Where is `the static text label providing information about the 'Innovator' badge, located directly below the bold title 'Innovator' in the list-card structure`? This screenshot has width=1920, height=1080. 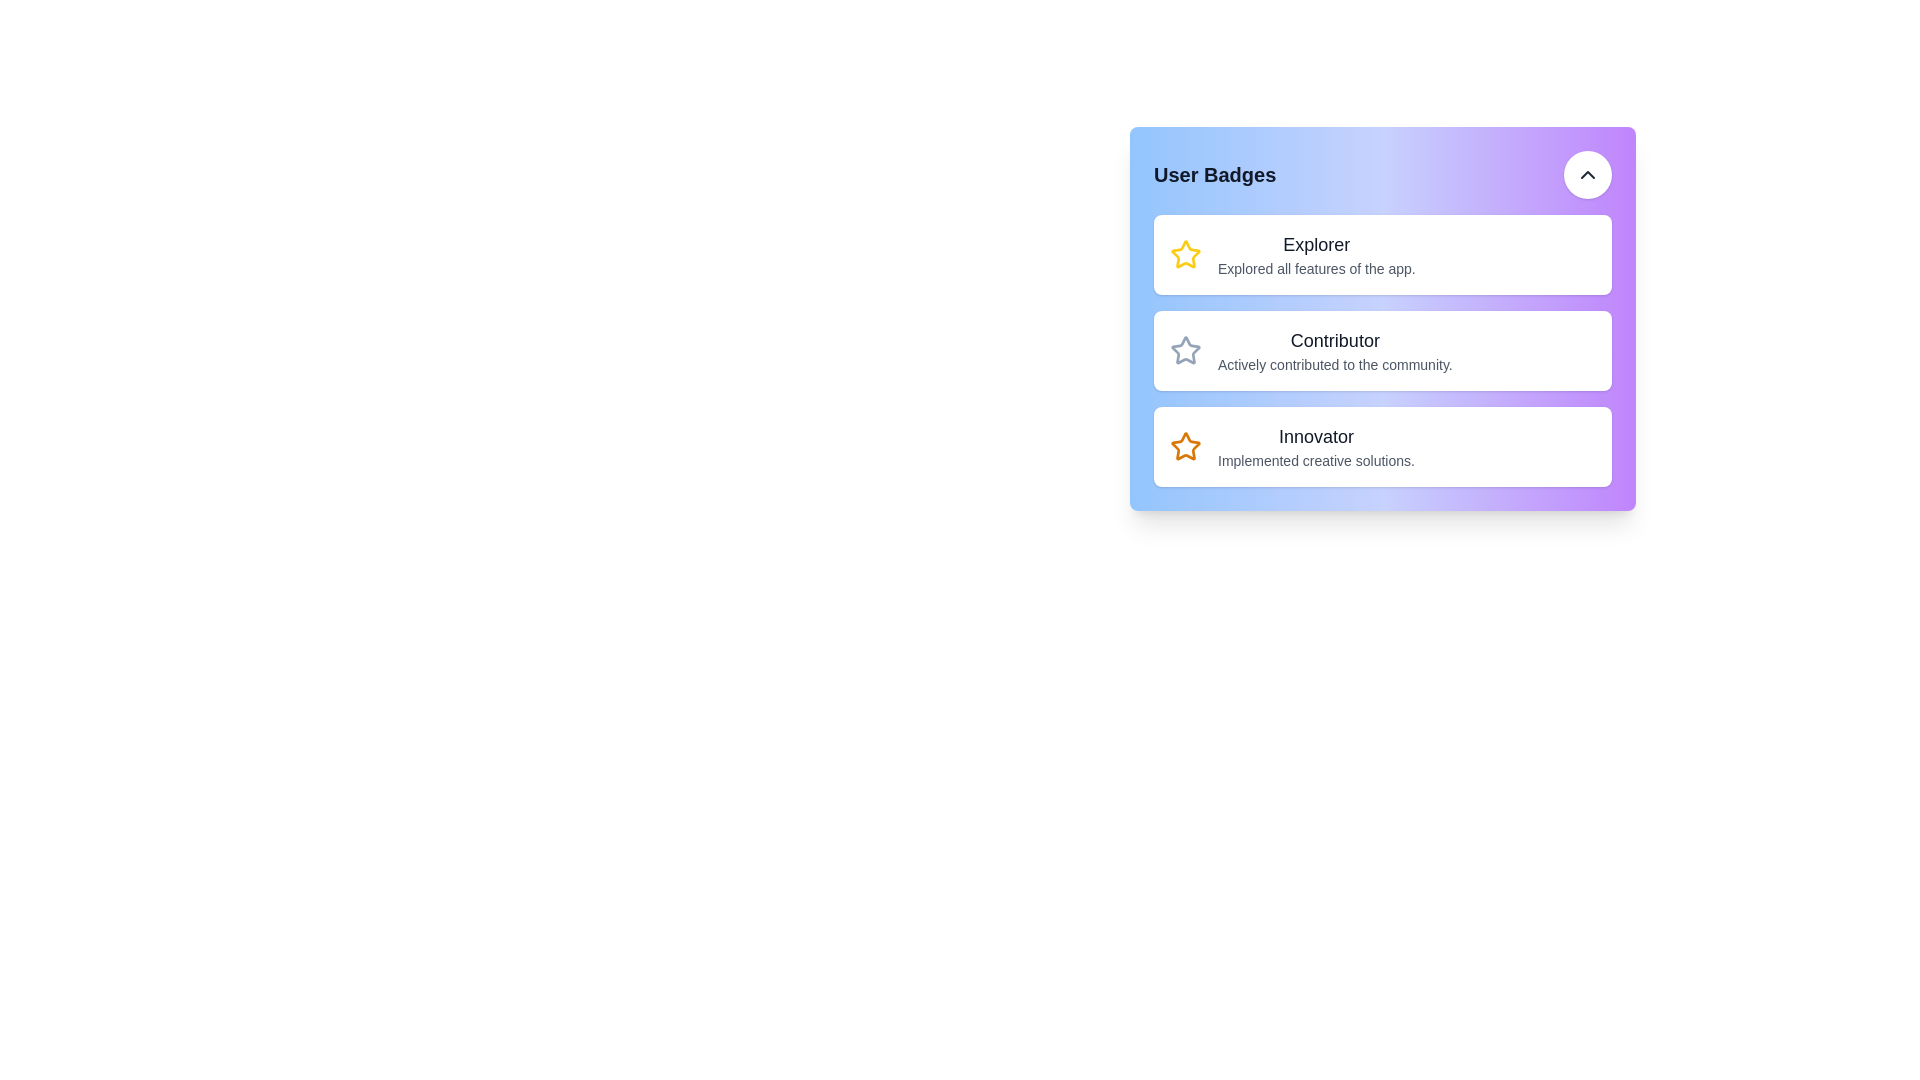 the static text label providing information about the 'Innovator' badge, located directly below the bold title 'Innovator' in the list-card structure is located at coordinates (1316, 461).